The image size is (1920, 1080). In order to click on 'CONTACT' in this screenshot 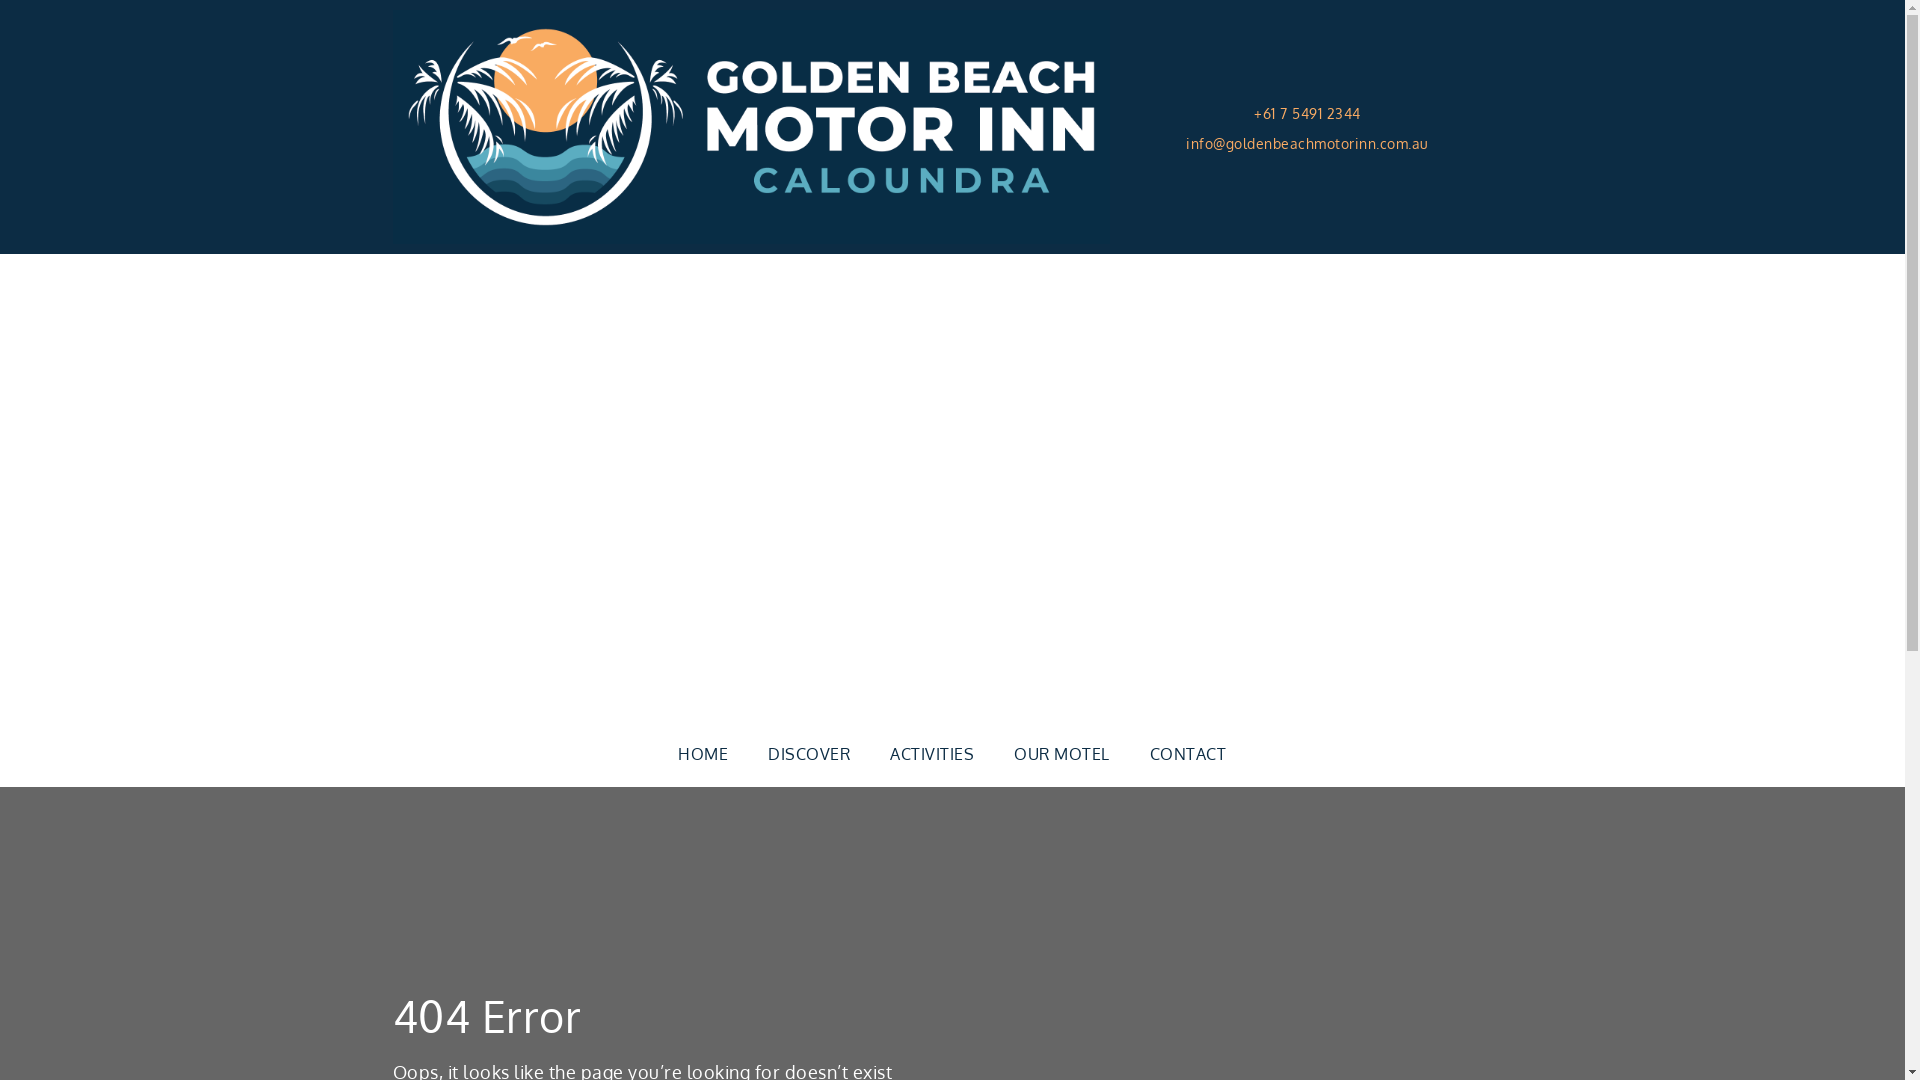, I will do `click(1188, 753)`.